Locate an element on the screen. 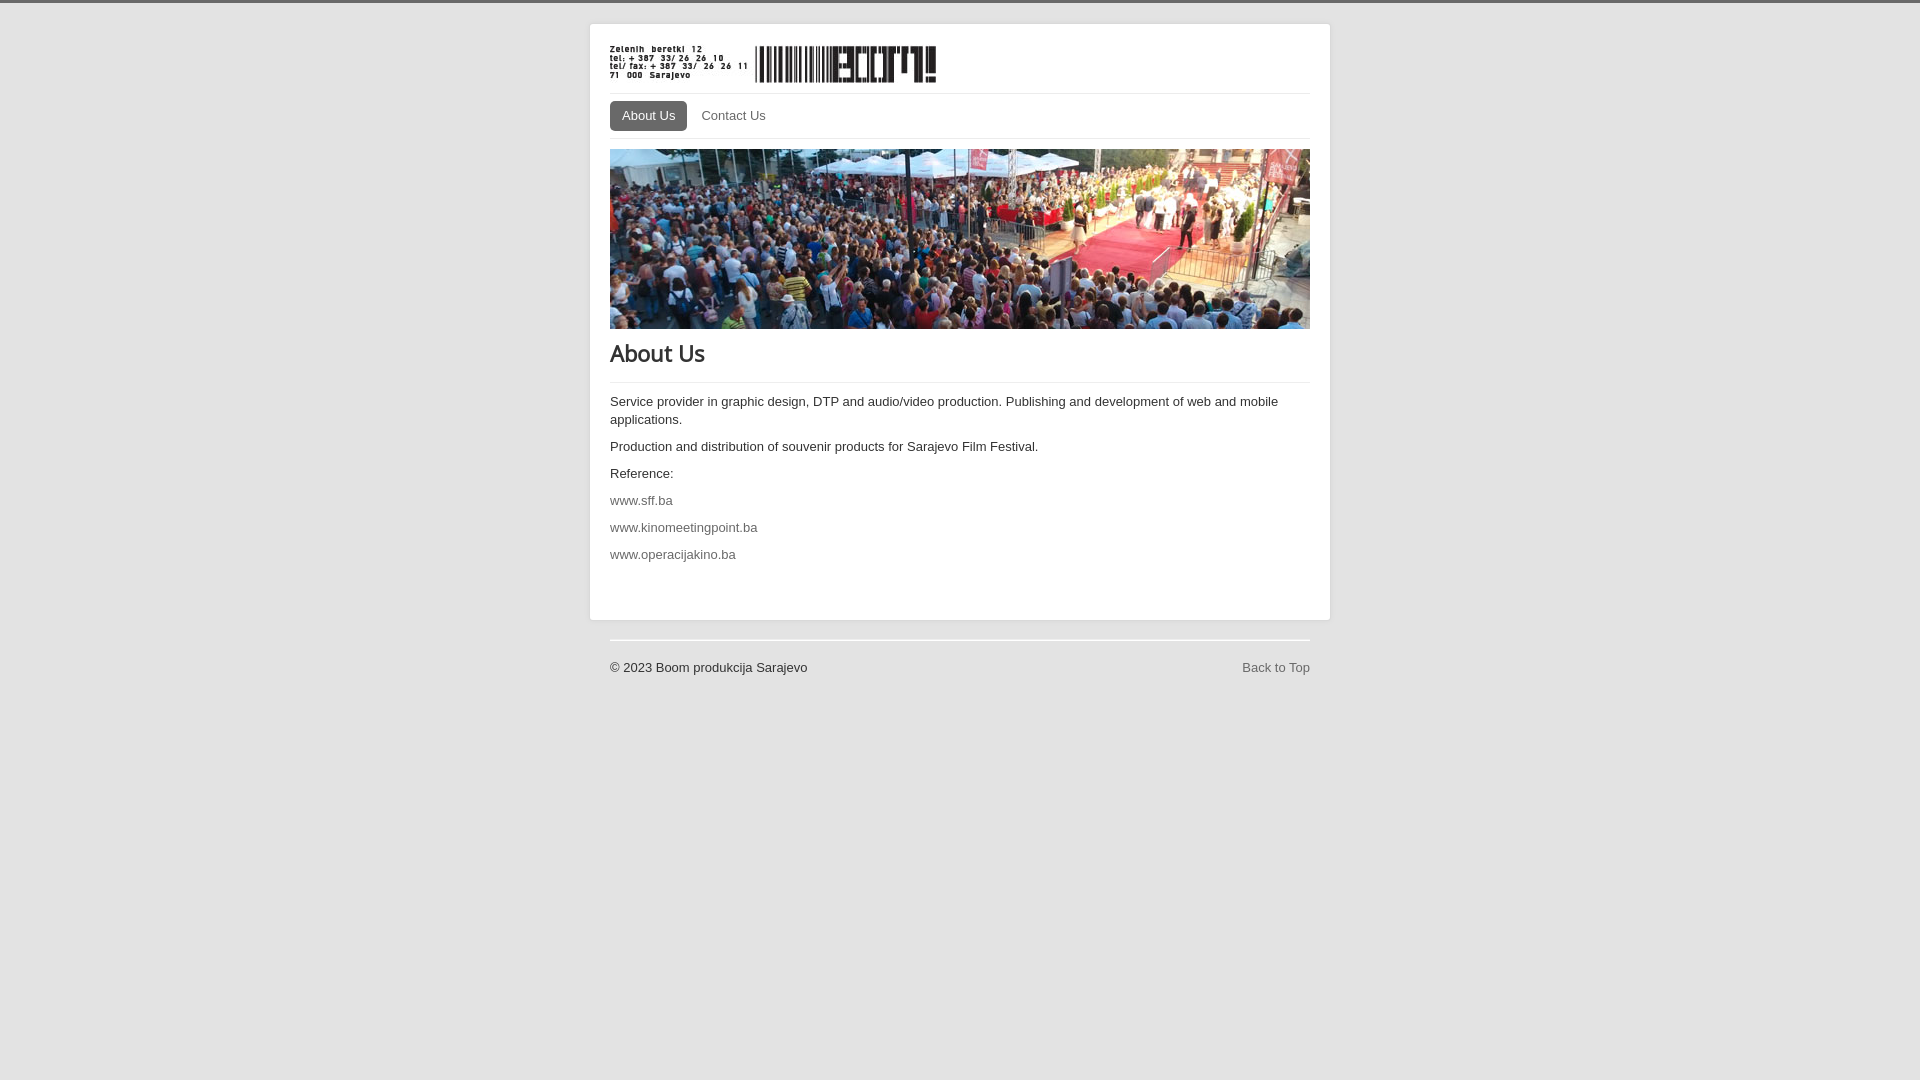  'www.kinomeetingpoint.ba' is located at coordinates (608, 526).